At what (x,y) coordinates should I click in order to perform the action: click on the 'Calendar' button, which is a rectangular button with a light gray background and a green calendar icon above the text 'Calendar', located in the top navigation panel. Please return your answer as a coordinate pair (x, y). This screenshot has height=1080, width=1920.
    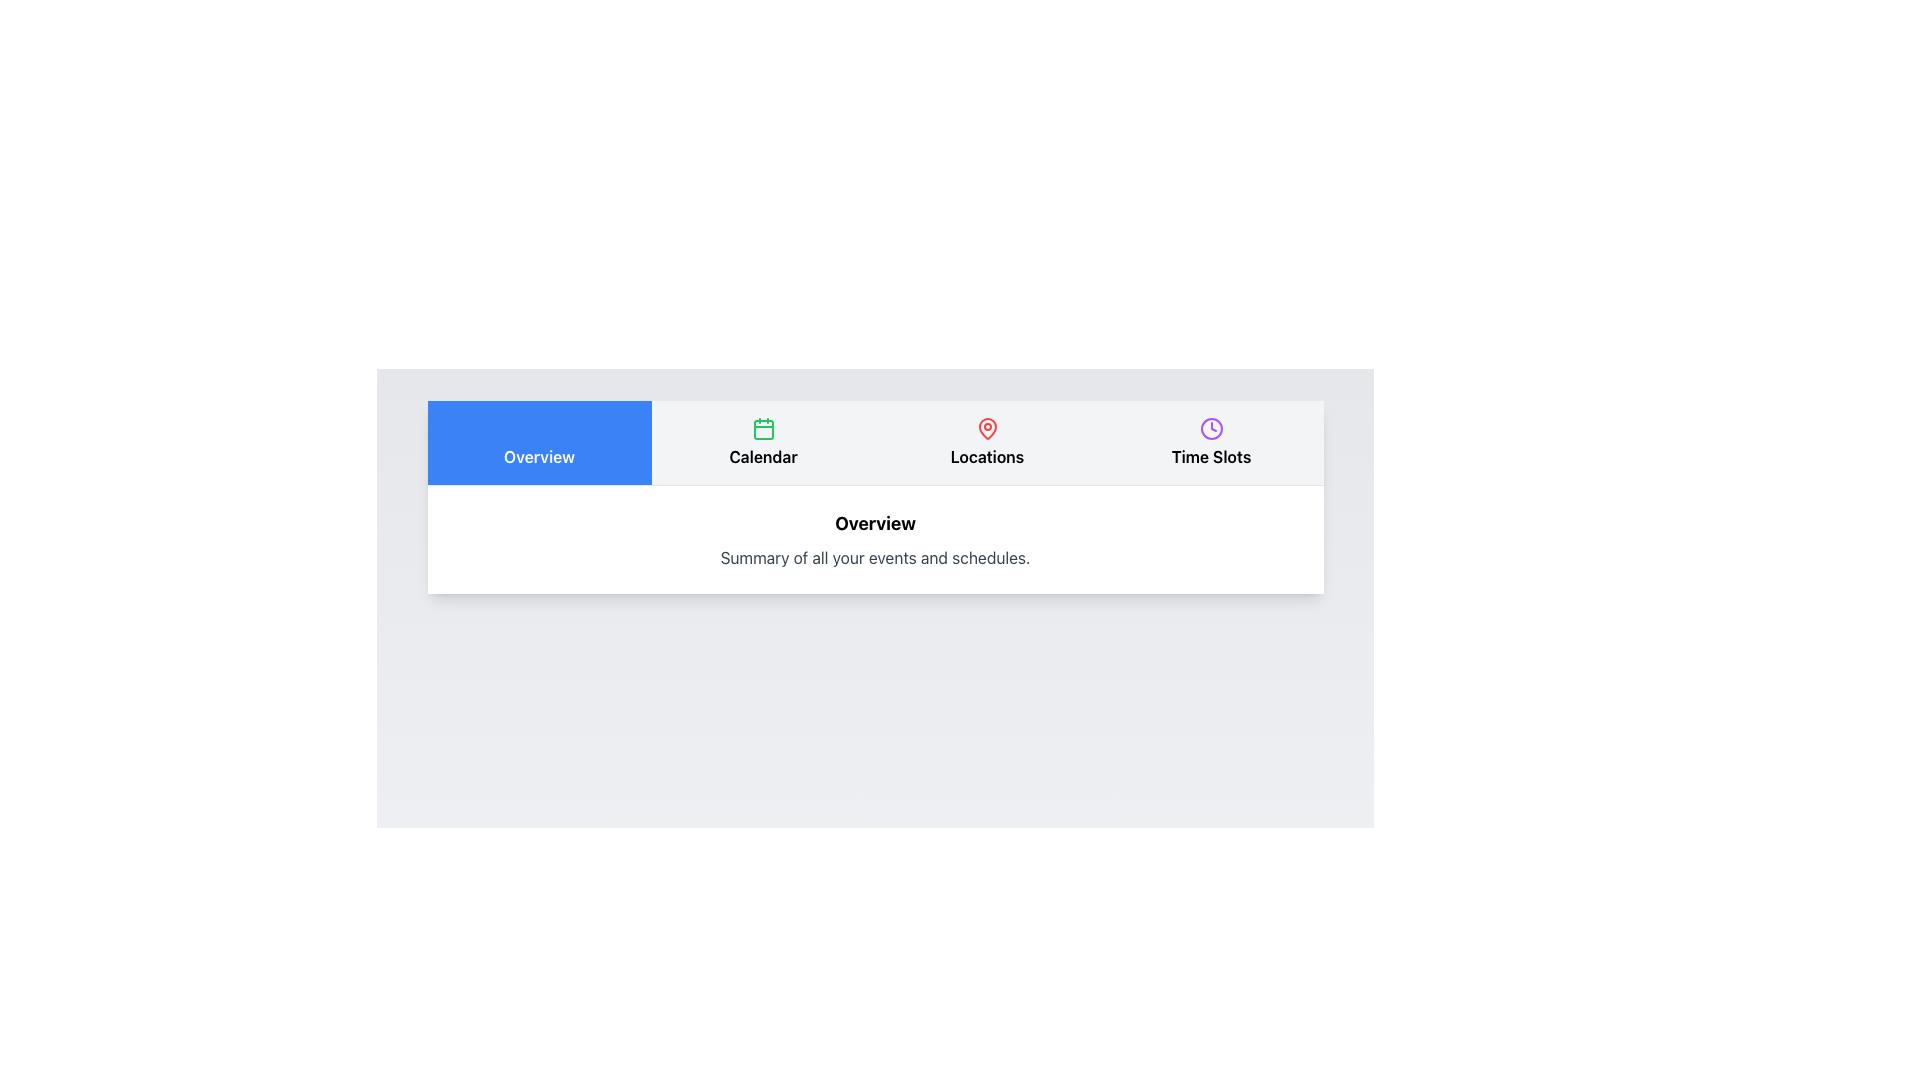
    Looking at the image, I should click on (762, 442).